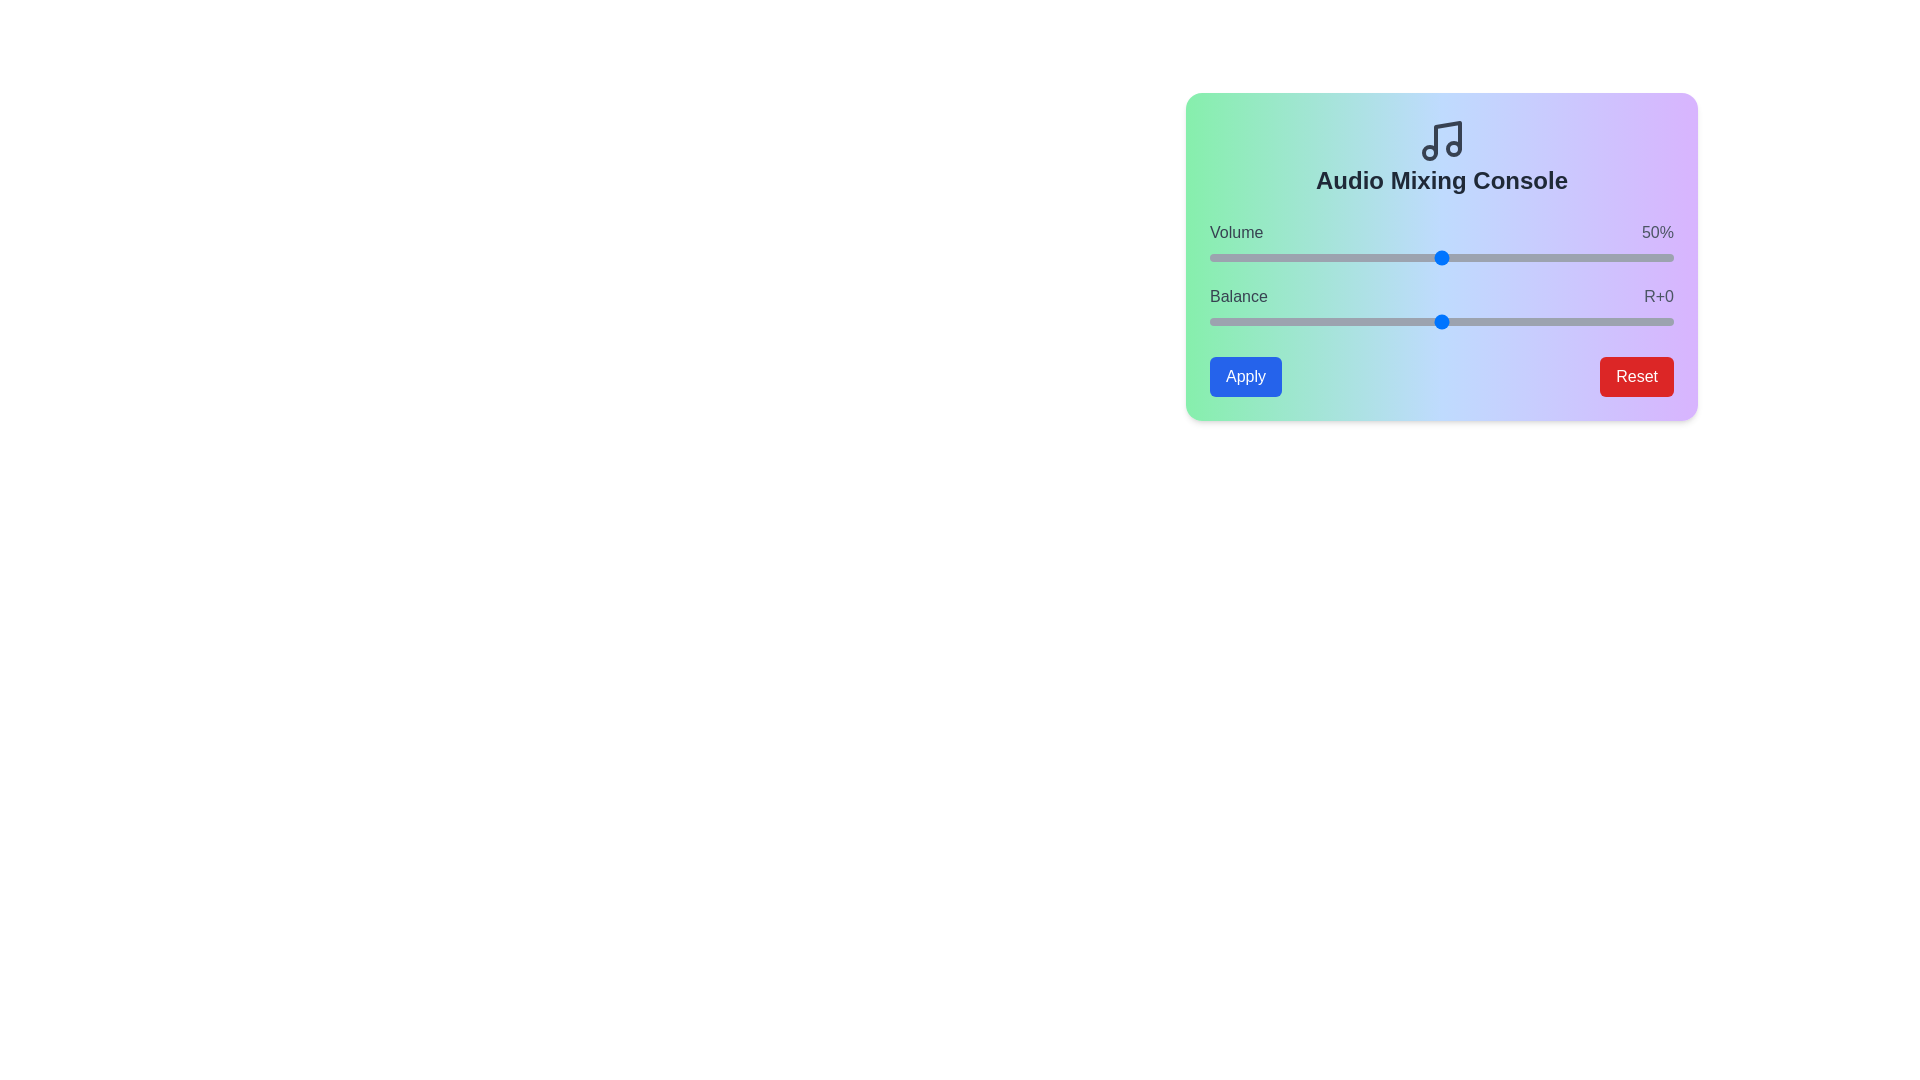 The height and width of the screenshot is (1080, 1920). What do you see at coordinates (1455, 320) in the screenshot?
I see `balance` at bounding box center [1455, 320].